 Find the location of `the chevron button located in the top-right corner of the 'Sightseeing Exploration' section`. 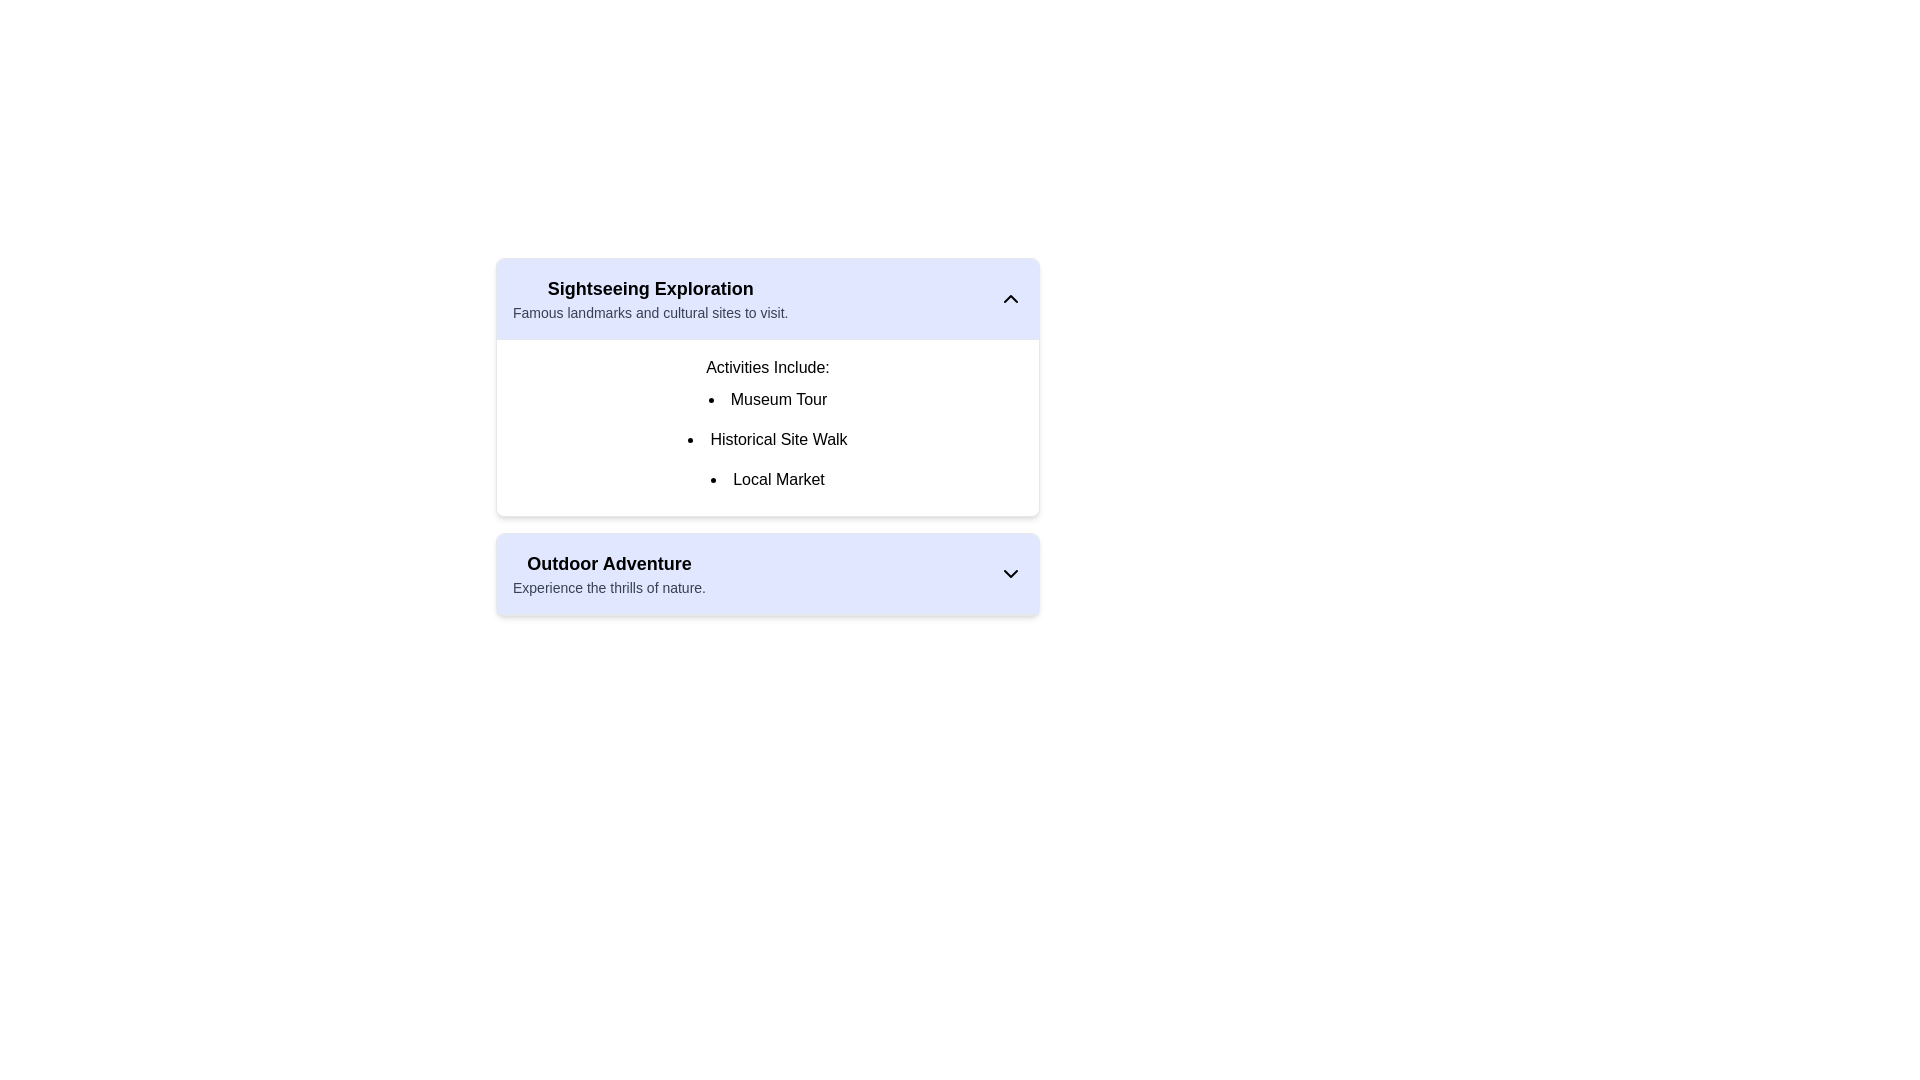

the chevron button located in the top-right corner of the 'Sightseeing Exploration' section is located at coordinates (1011, 299).